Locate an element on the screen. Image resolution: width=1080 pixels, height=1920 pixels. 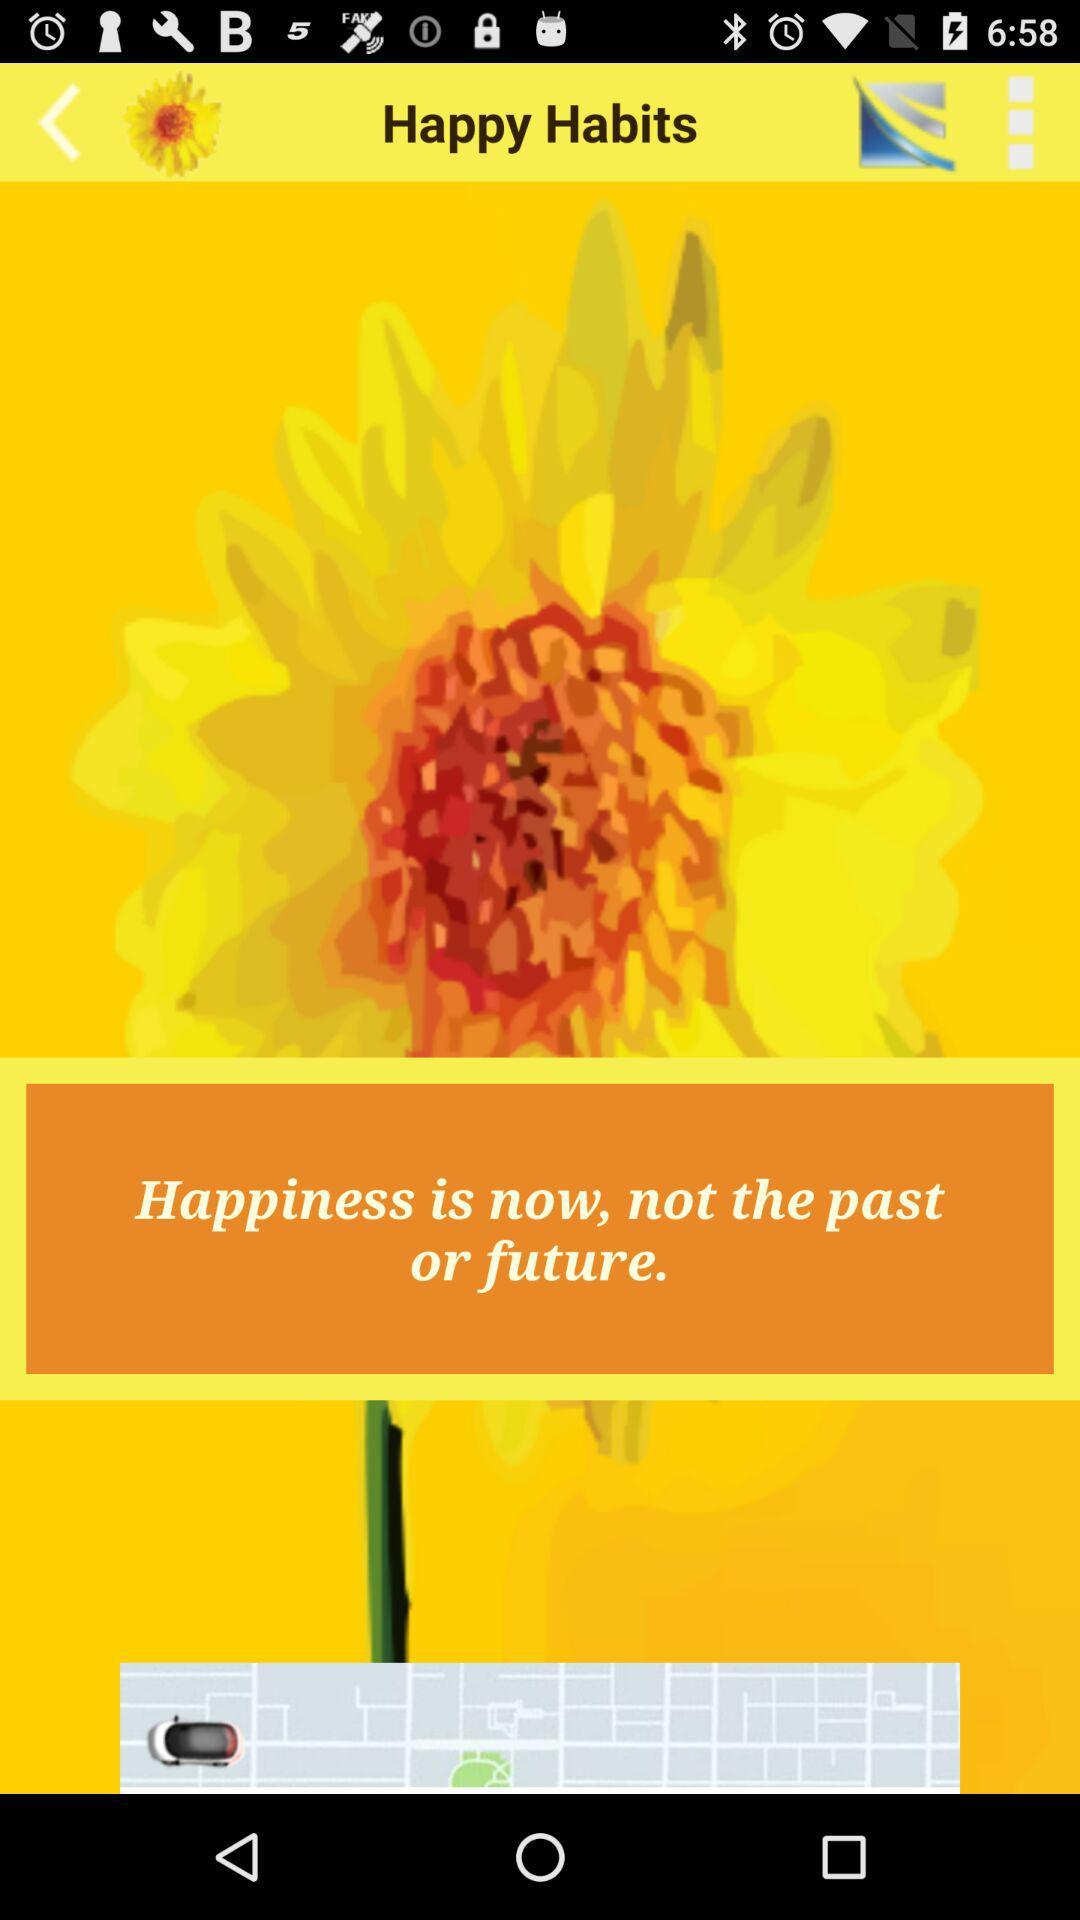
open map is located at coordinates (540, 1727).